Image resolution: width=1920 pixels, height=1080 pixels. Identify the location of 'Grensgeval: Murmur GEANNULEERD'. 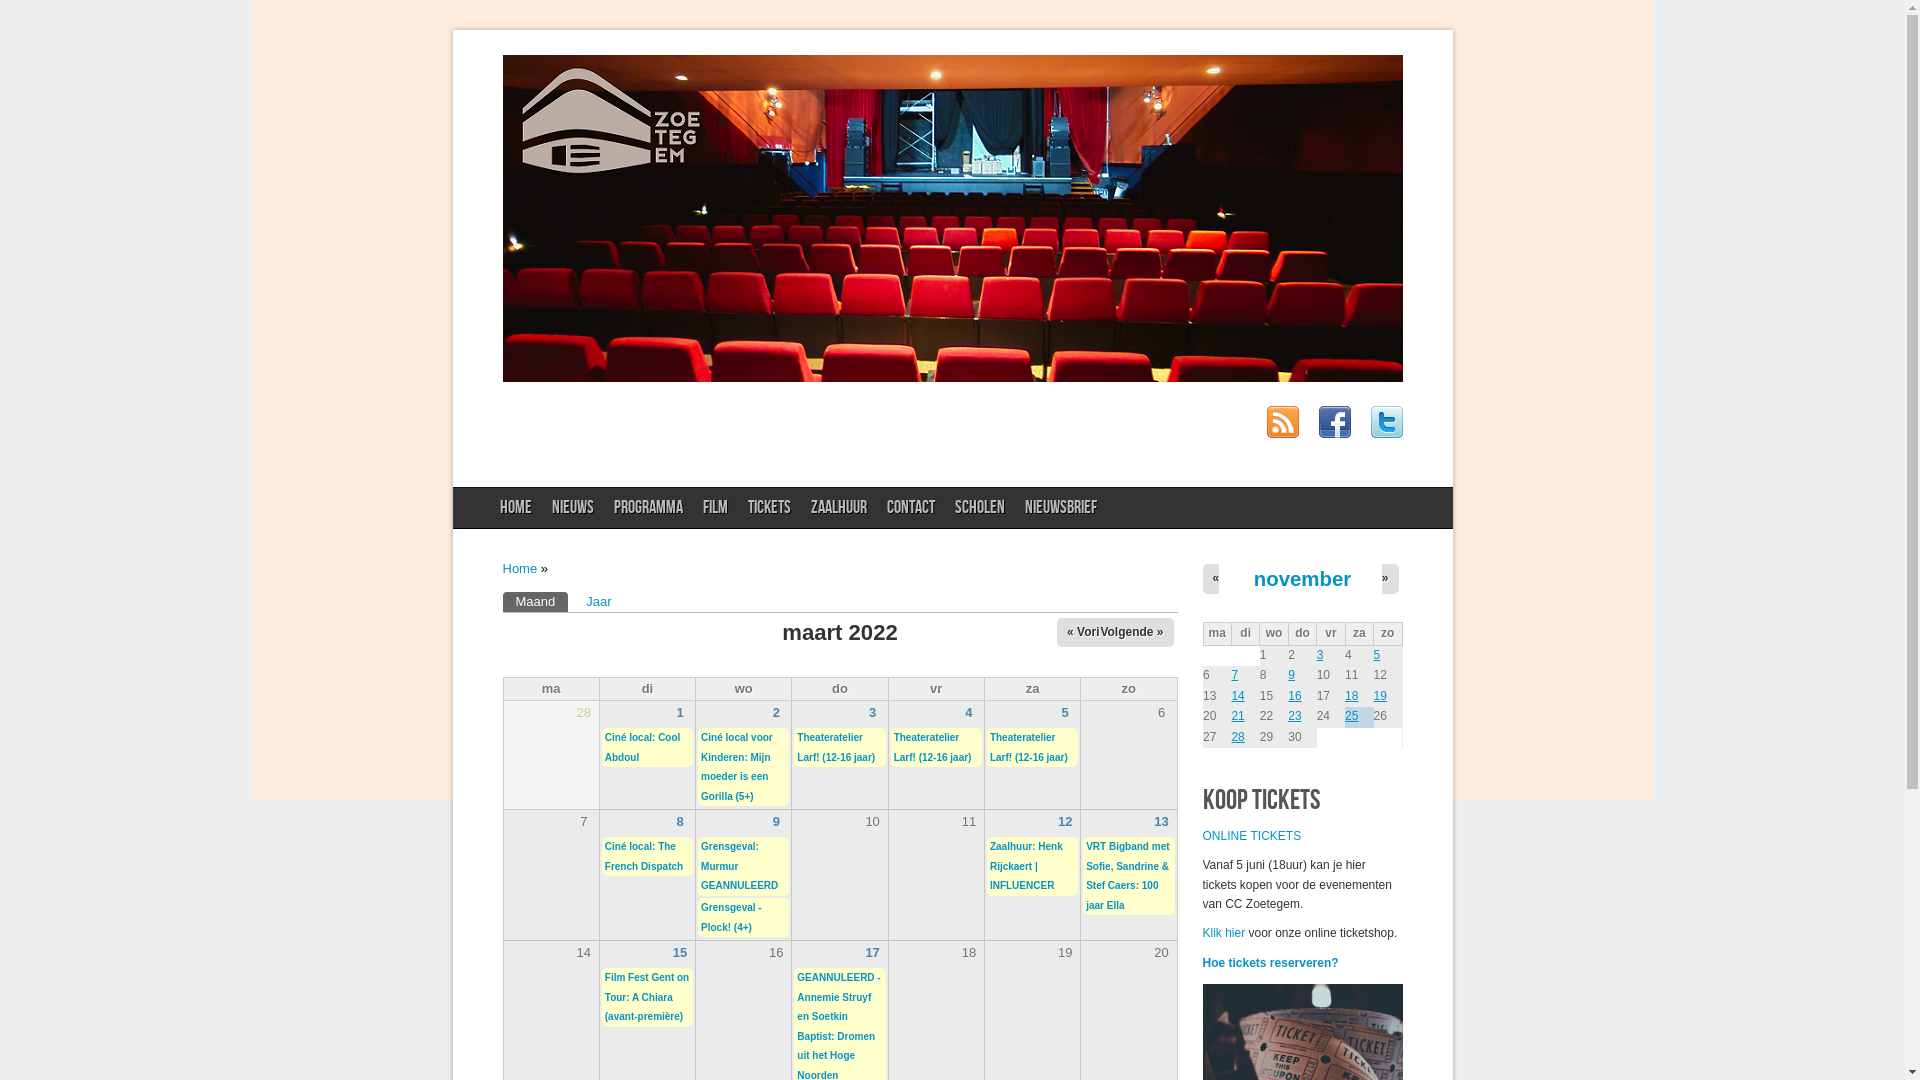
(738, 865).